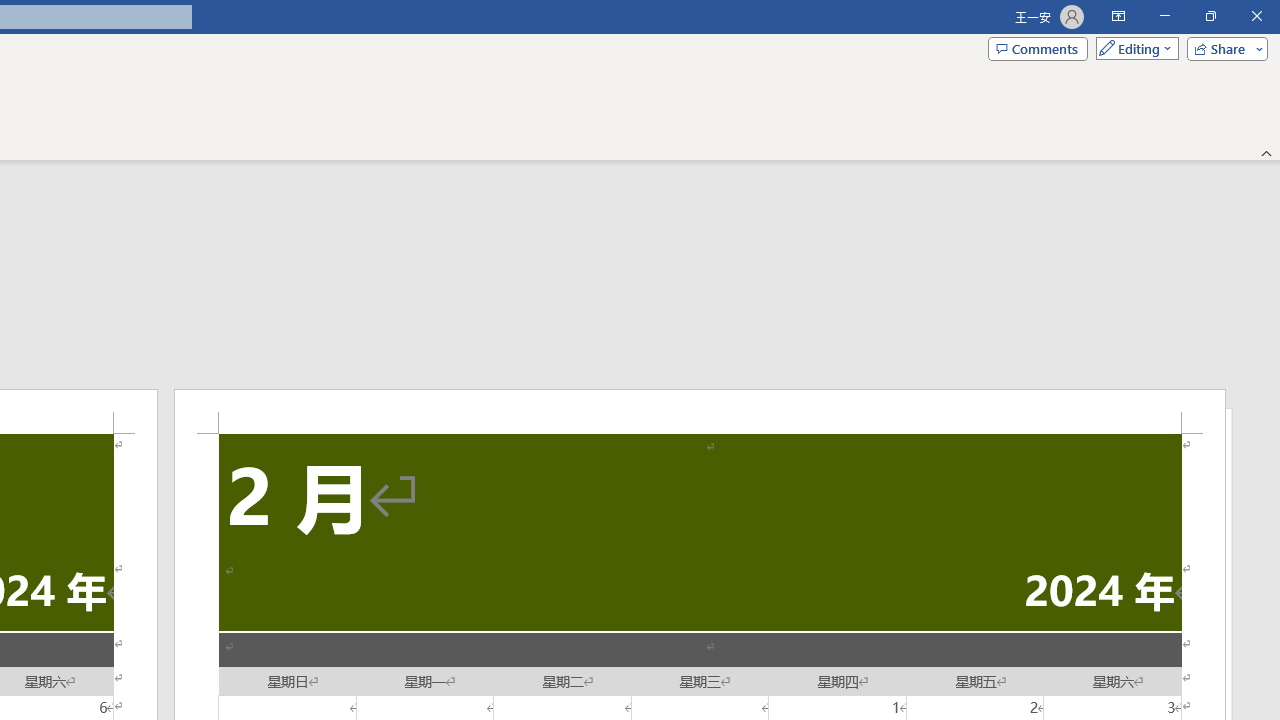 This screenshot has width=1280, height=720. Describe the element at coordinates (1038, 47) in the screenshot. I see `'Comments'` at that location.